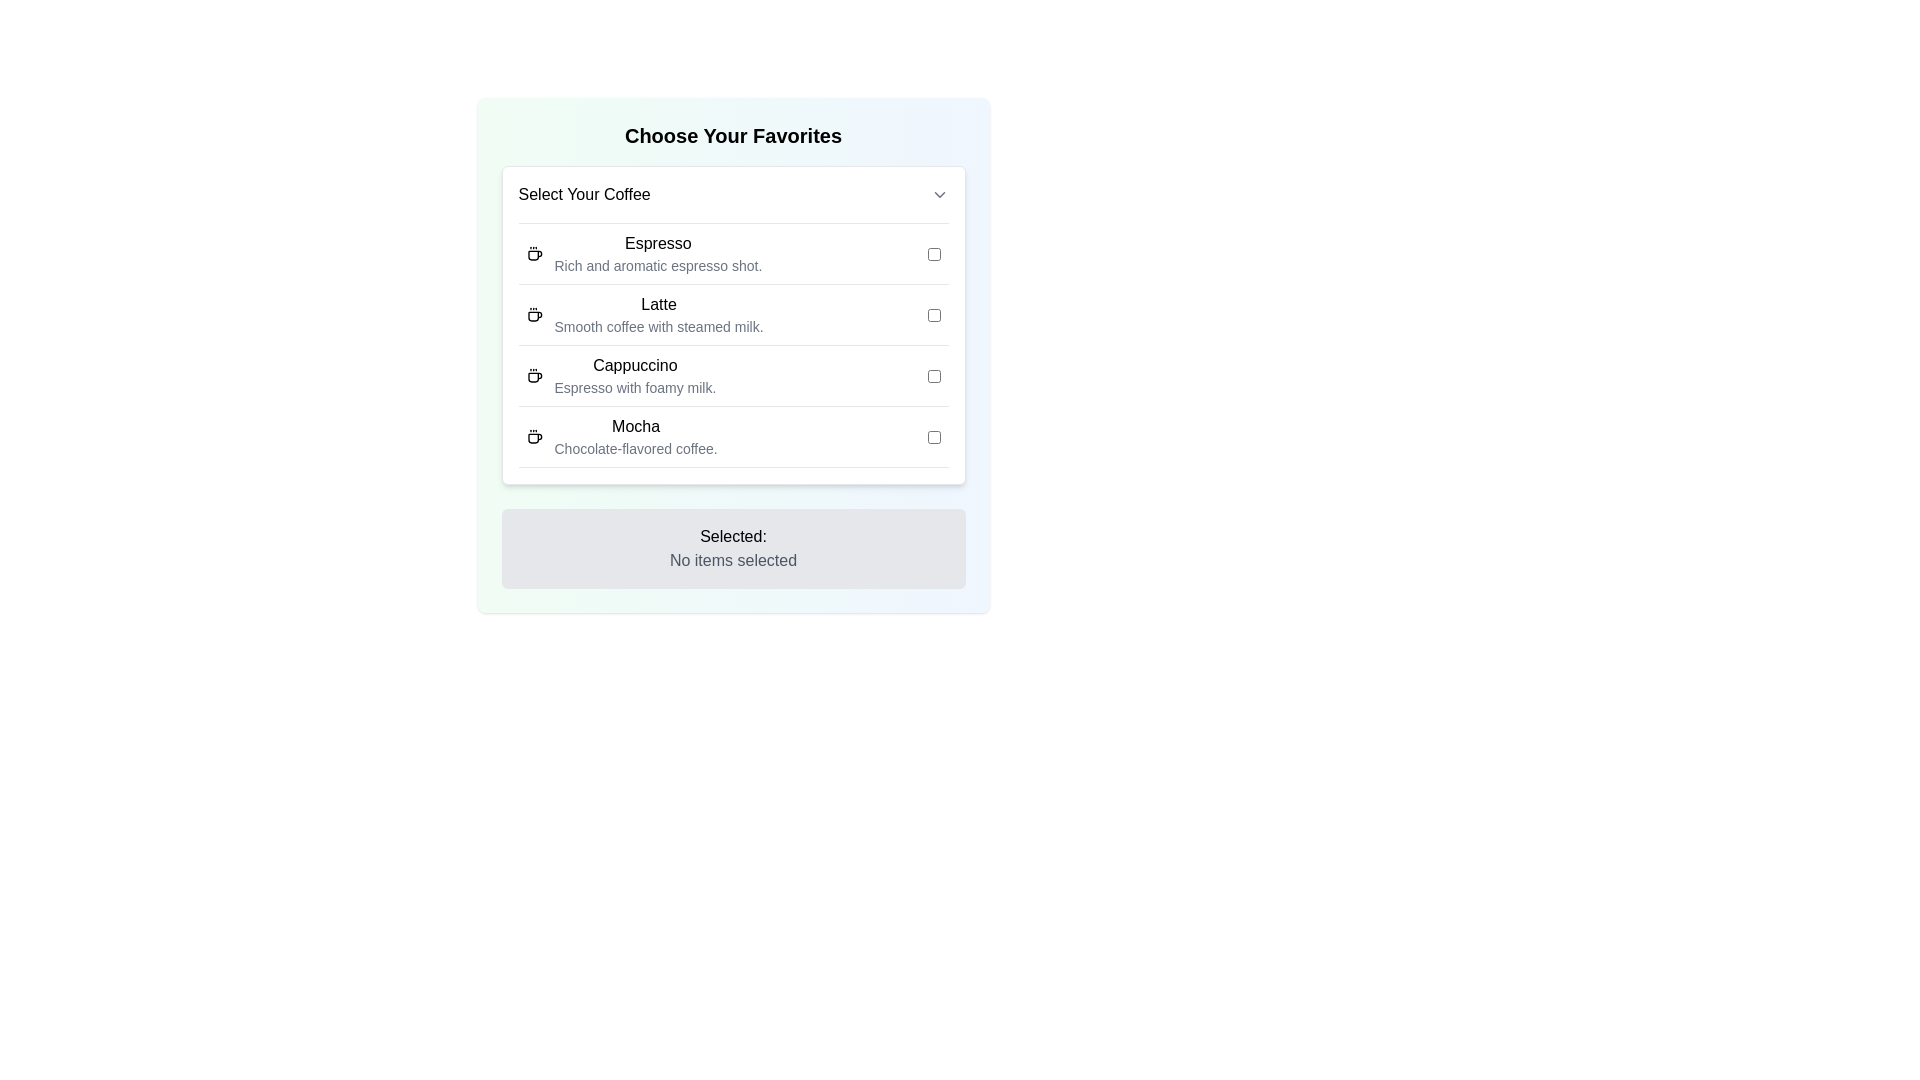  I want to click on the label that contains the text 'Selected:' which is bolded and located above 'No items selected', so click(732, 535).